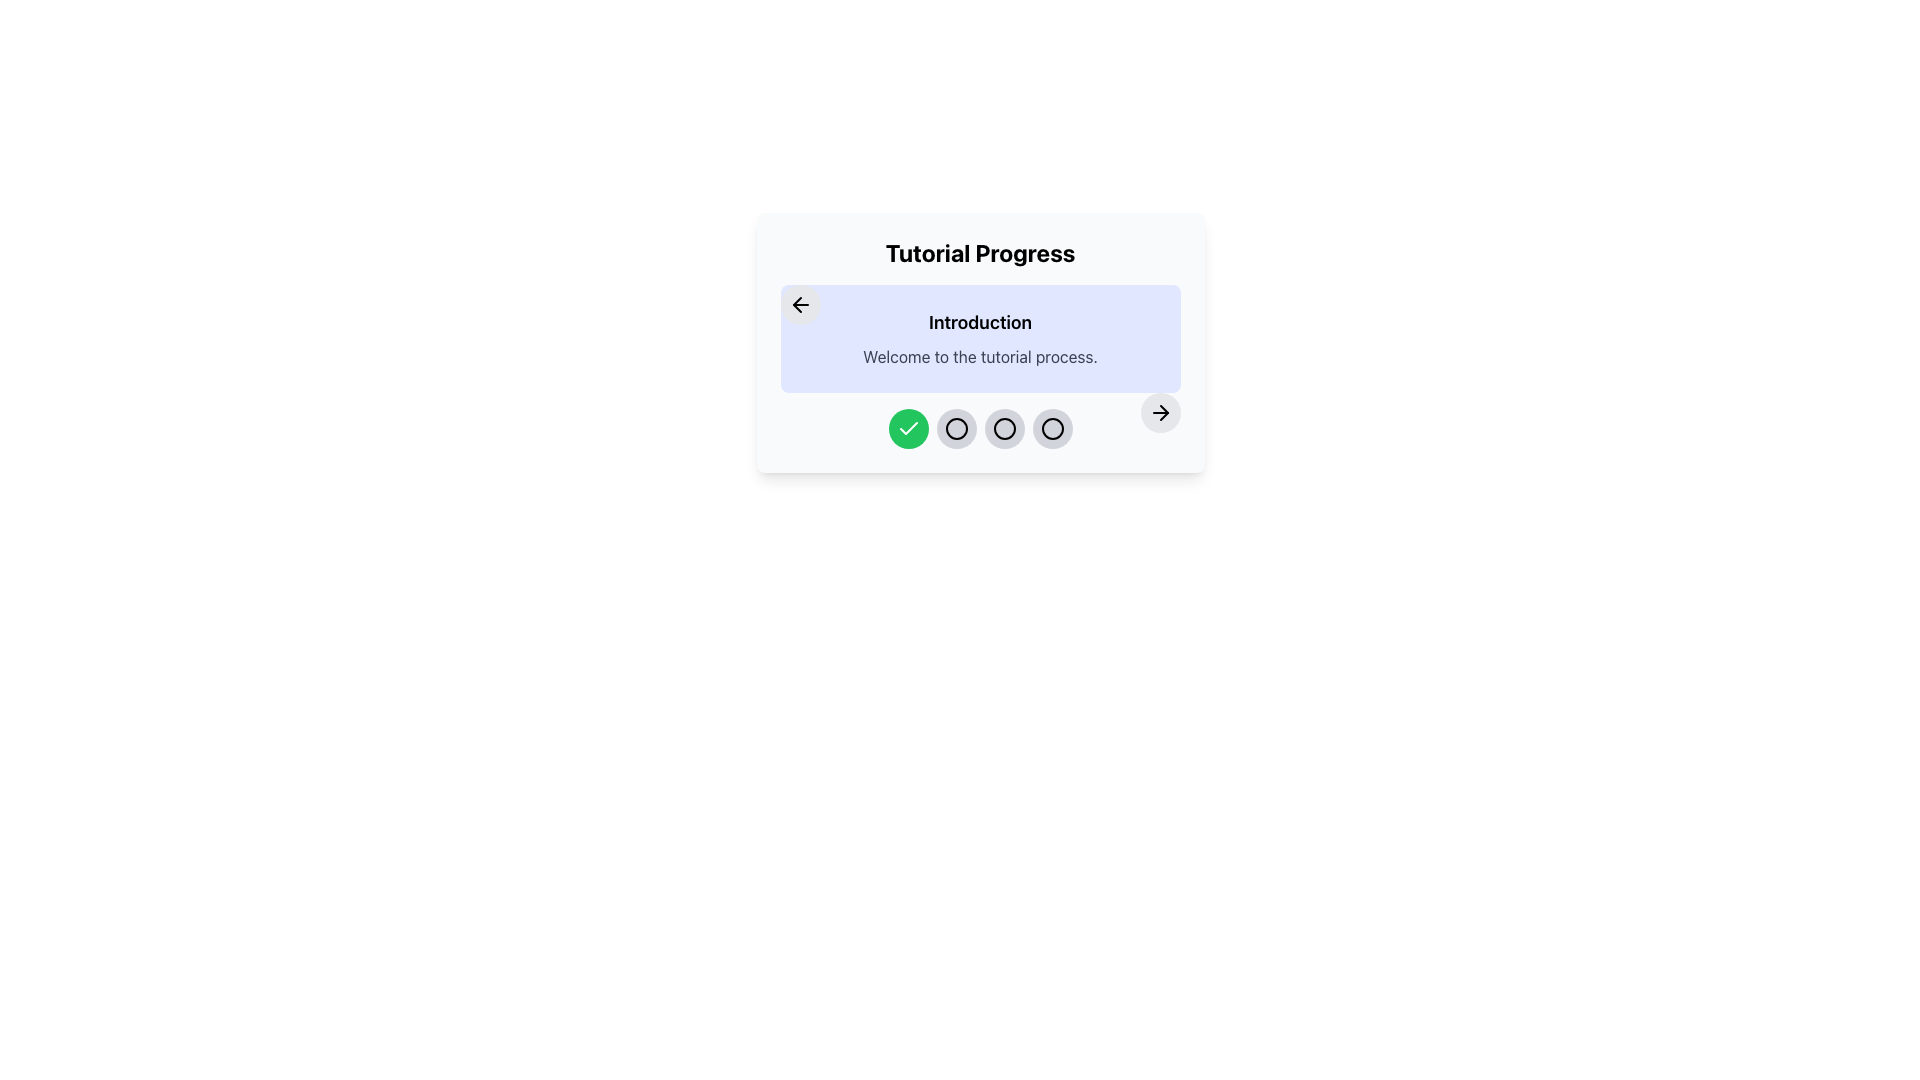 This screenshot has width=1920, height=1080. What do you see at coordinates (1160, 411) in the screenshot?
I see `the circular button with a right-facing arrow icon located in the 'Tutorial Progress' section` at bounding box center [1160, 411].